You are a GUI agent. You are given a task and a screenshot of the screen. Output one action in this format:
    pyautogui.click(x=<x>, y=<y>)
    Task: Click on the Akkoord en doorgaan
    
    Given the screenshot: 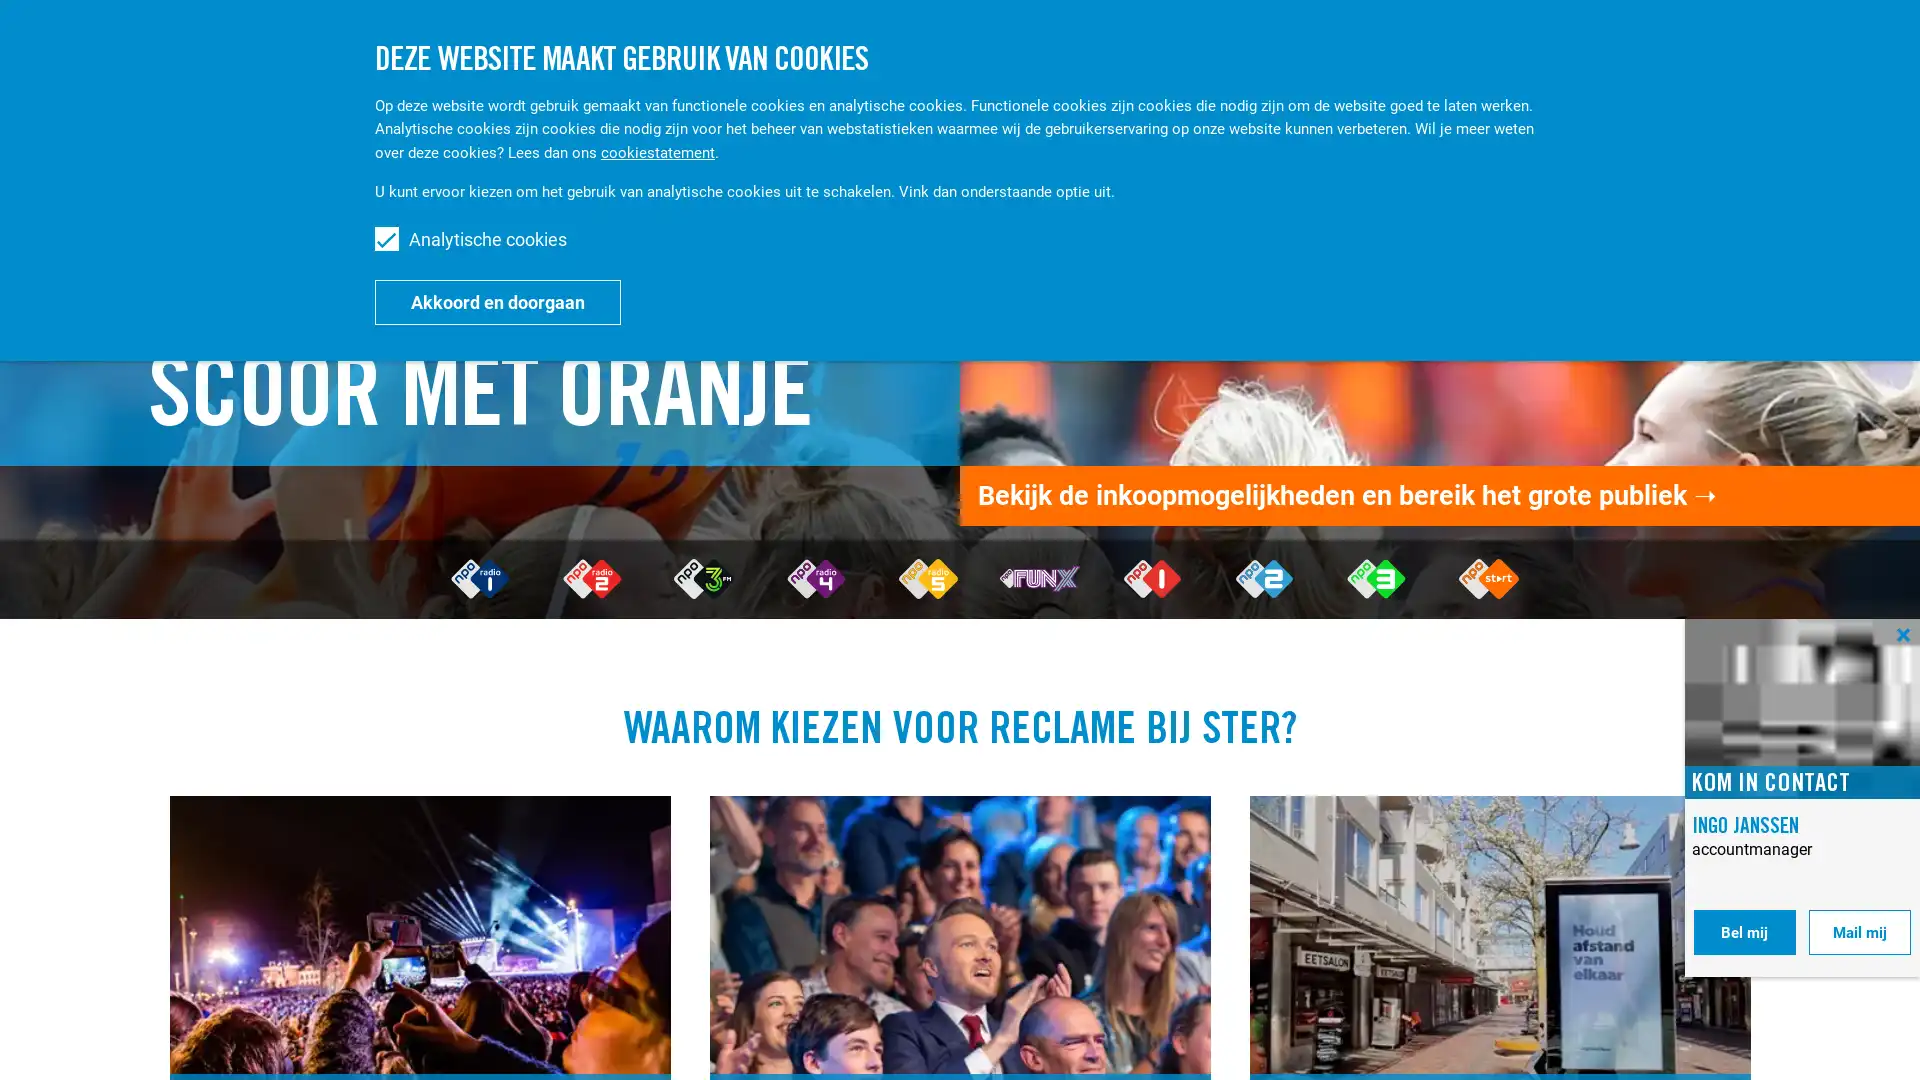 What is the action you would take?
    pyautogui.click(x=498, y=301)
    